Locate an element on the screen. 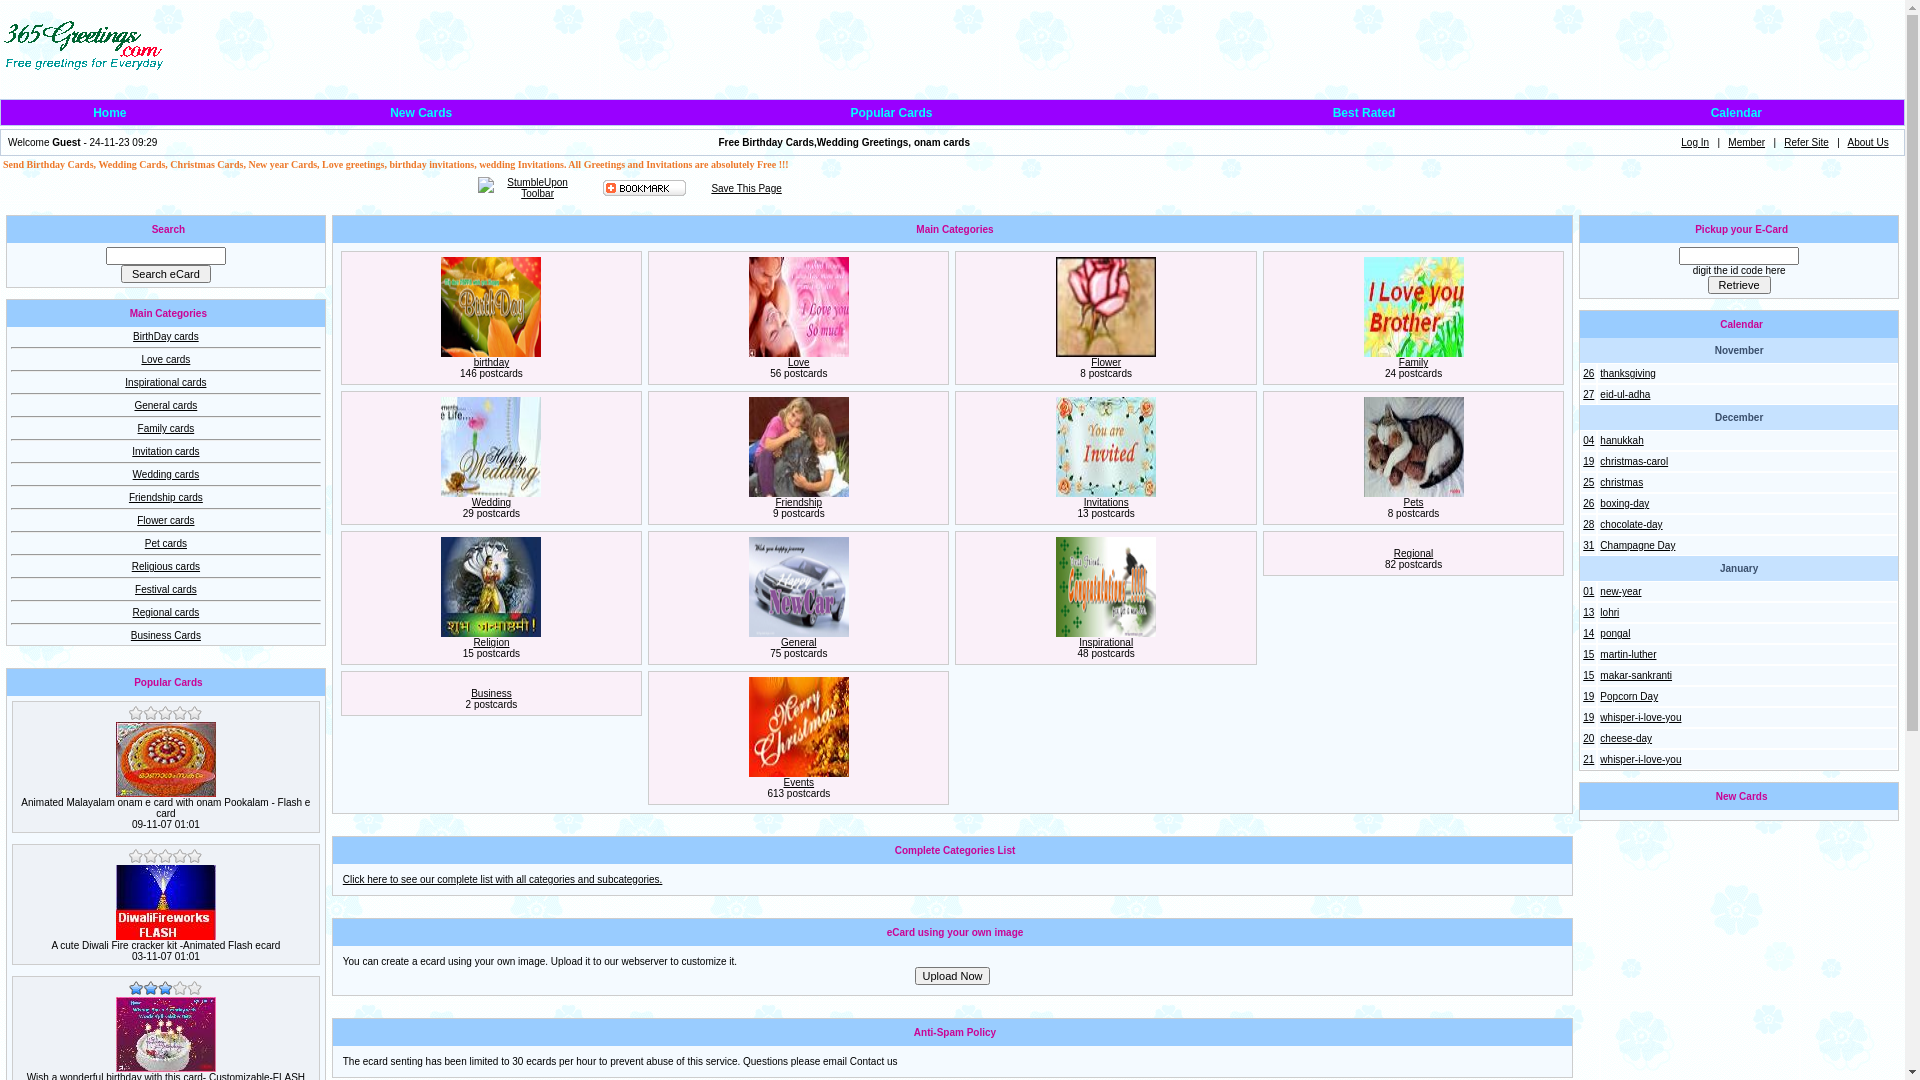 The height and width of the screenshot is (1080, 1920). 'Religion' is located at coordinates (472, 642).